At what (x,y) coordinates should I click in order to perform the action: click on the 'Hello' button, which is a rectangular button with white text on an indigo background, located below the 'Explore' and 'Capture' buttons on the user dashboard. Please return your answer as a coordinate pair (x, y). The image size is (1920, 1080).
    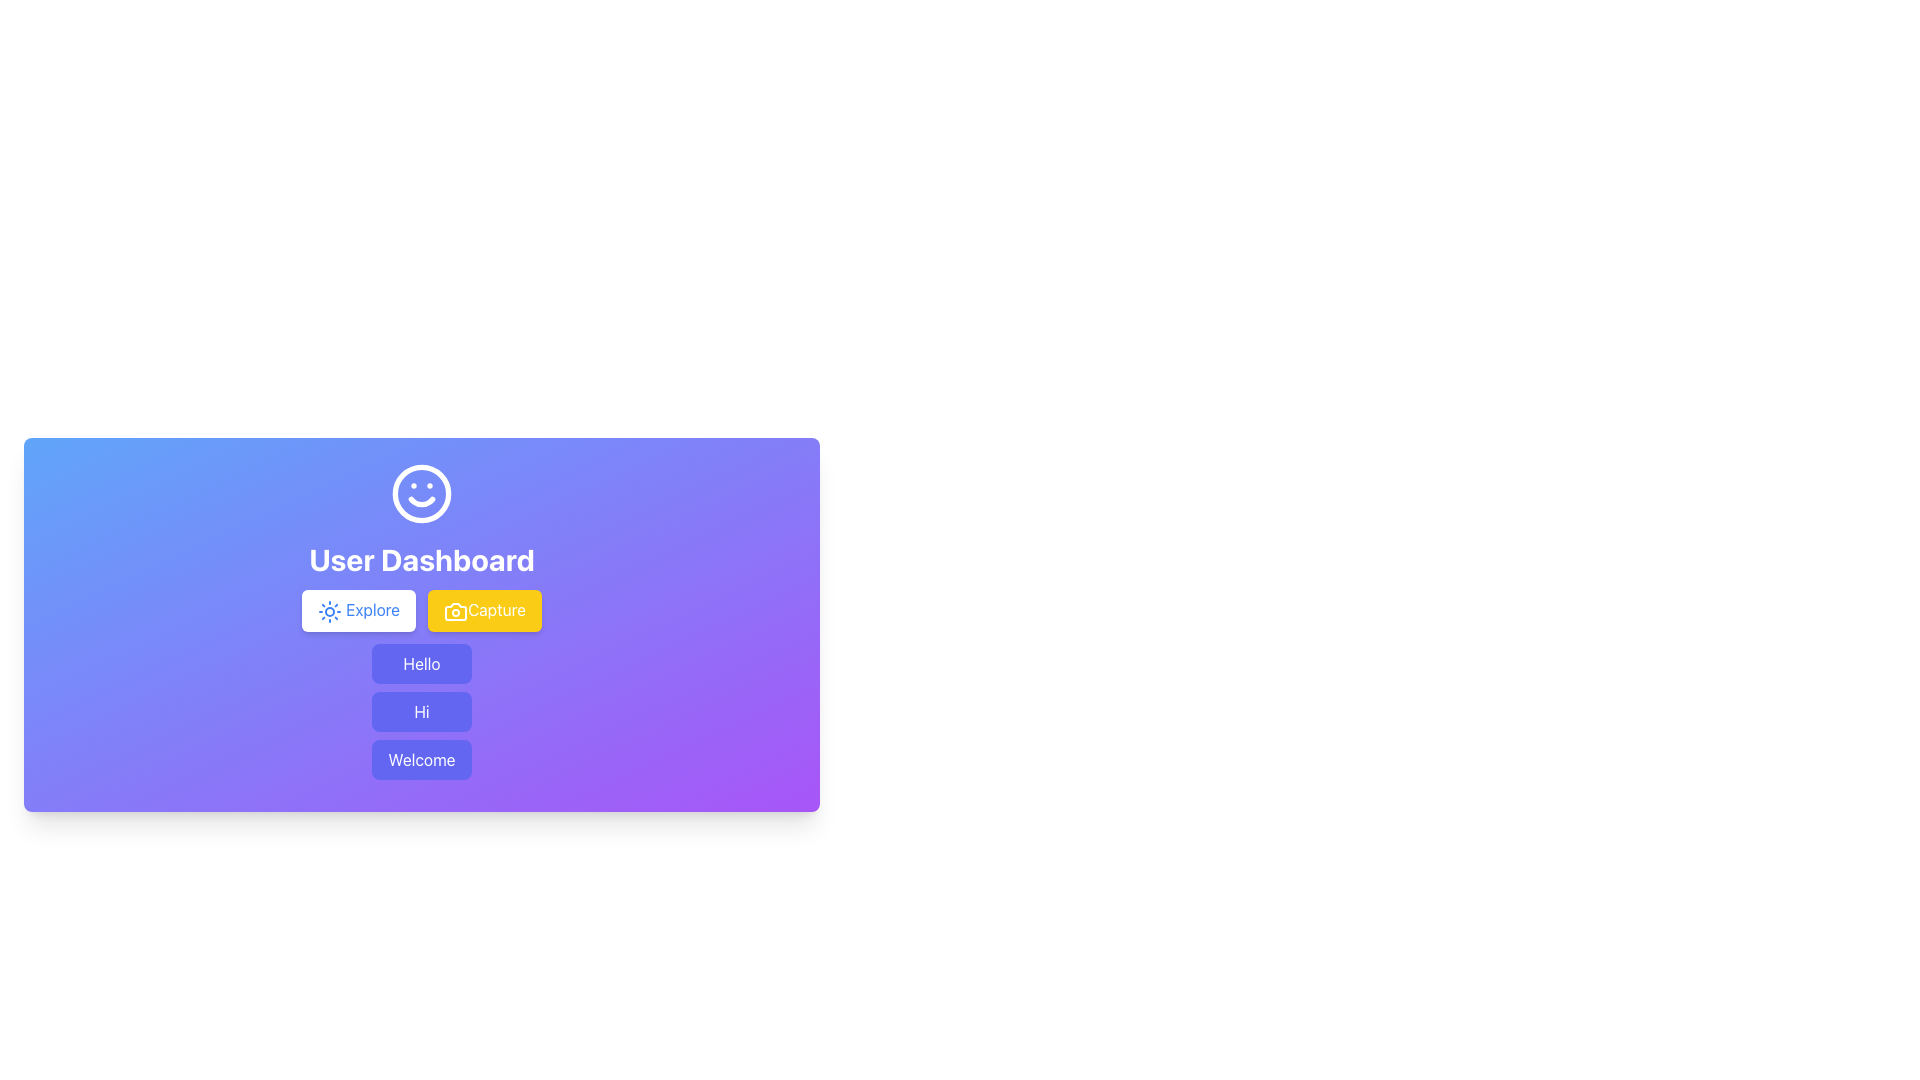
    Looking at the image, I should click on (421, 663).